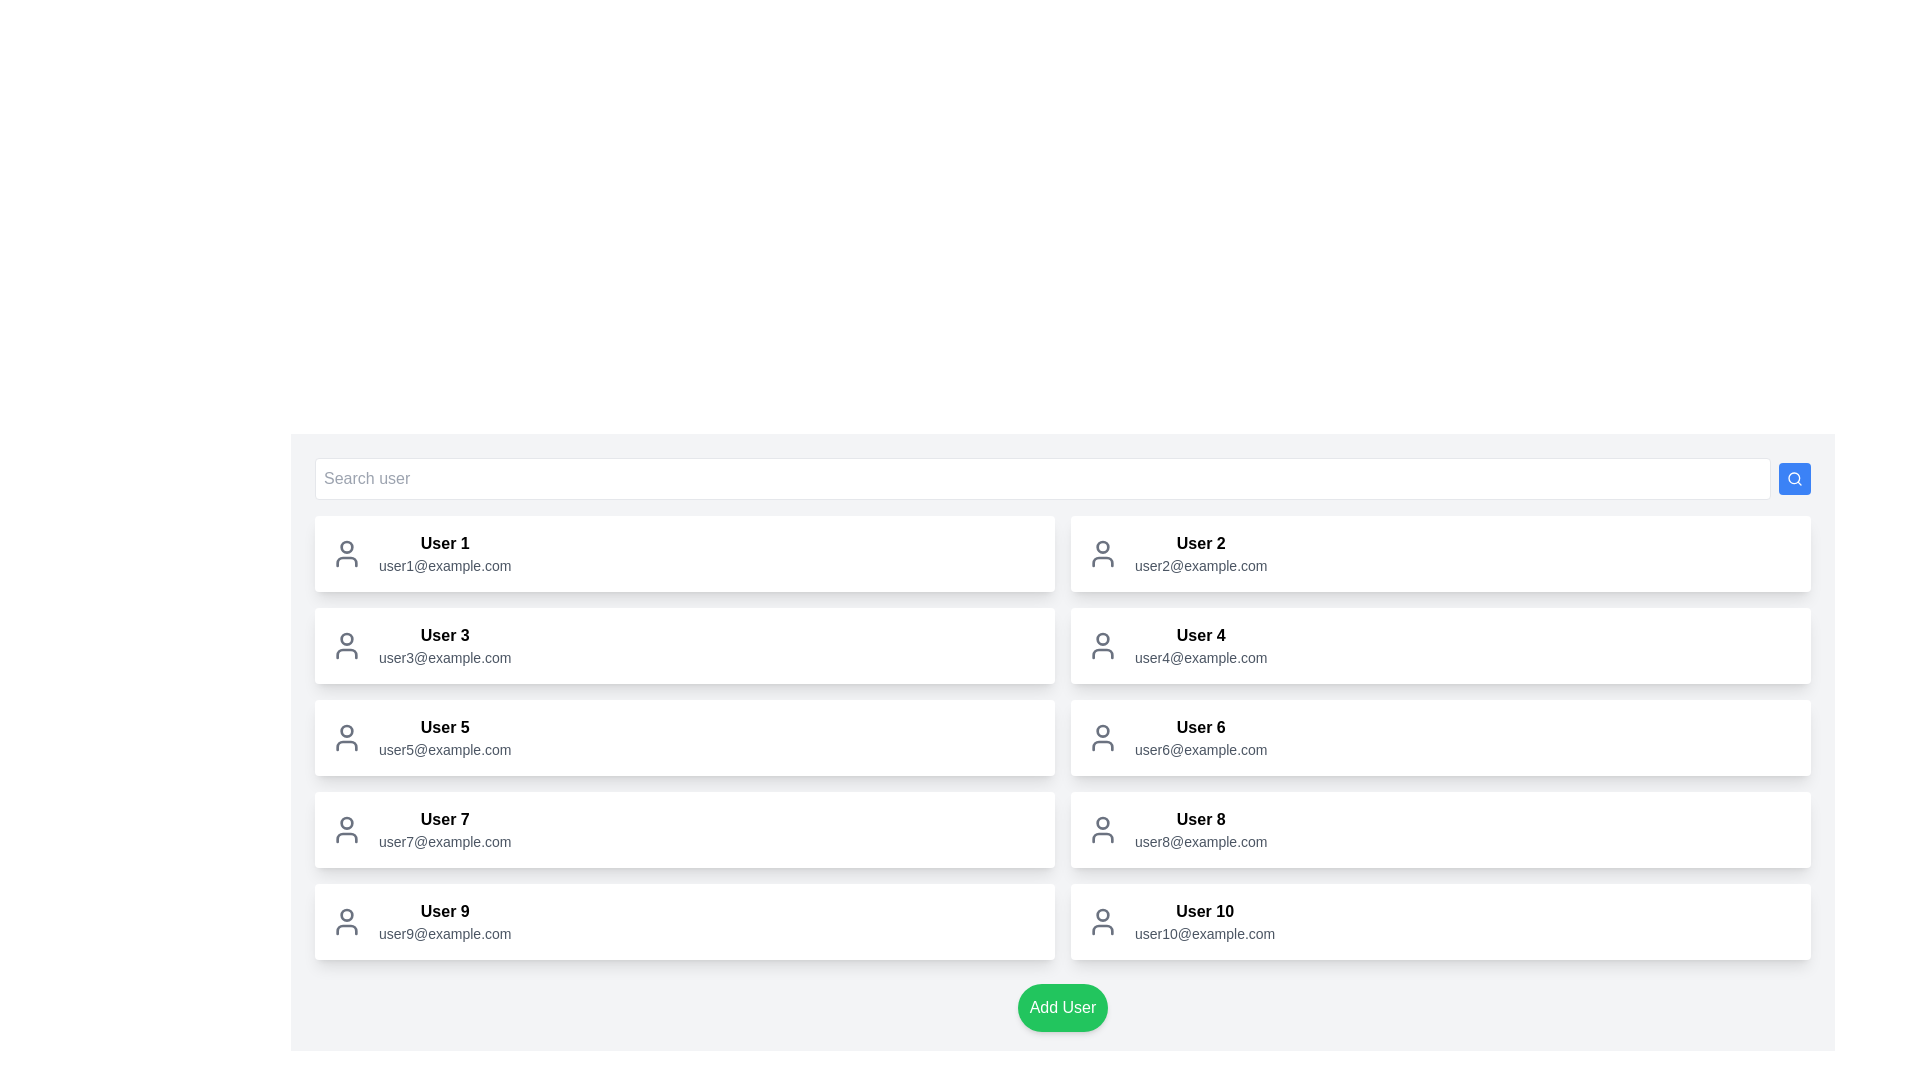 This screenshot has height=1080, width=1920. I want to click on the Text Display element that contains the user's name and email address, located in the right column of the user list, below 'User 1' and above 'User 4', so click(1200, 554).